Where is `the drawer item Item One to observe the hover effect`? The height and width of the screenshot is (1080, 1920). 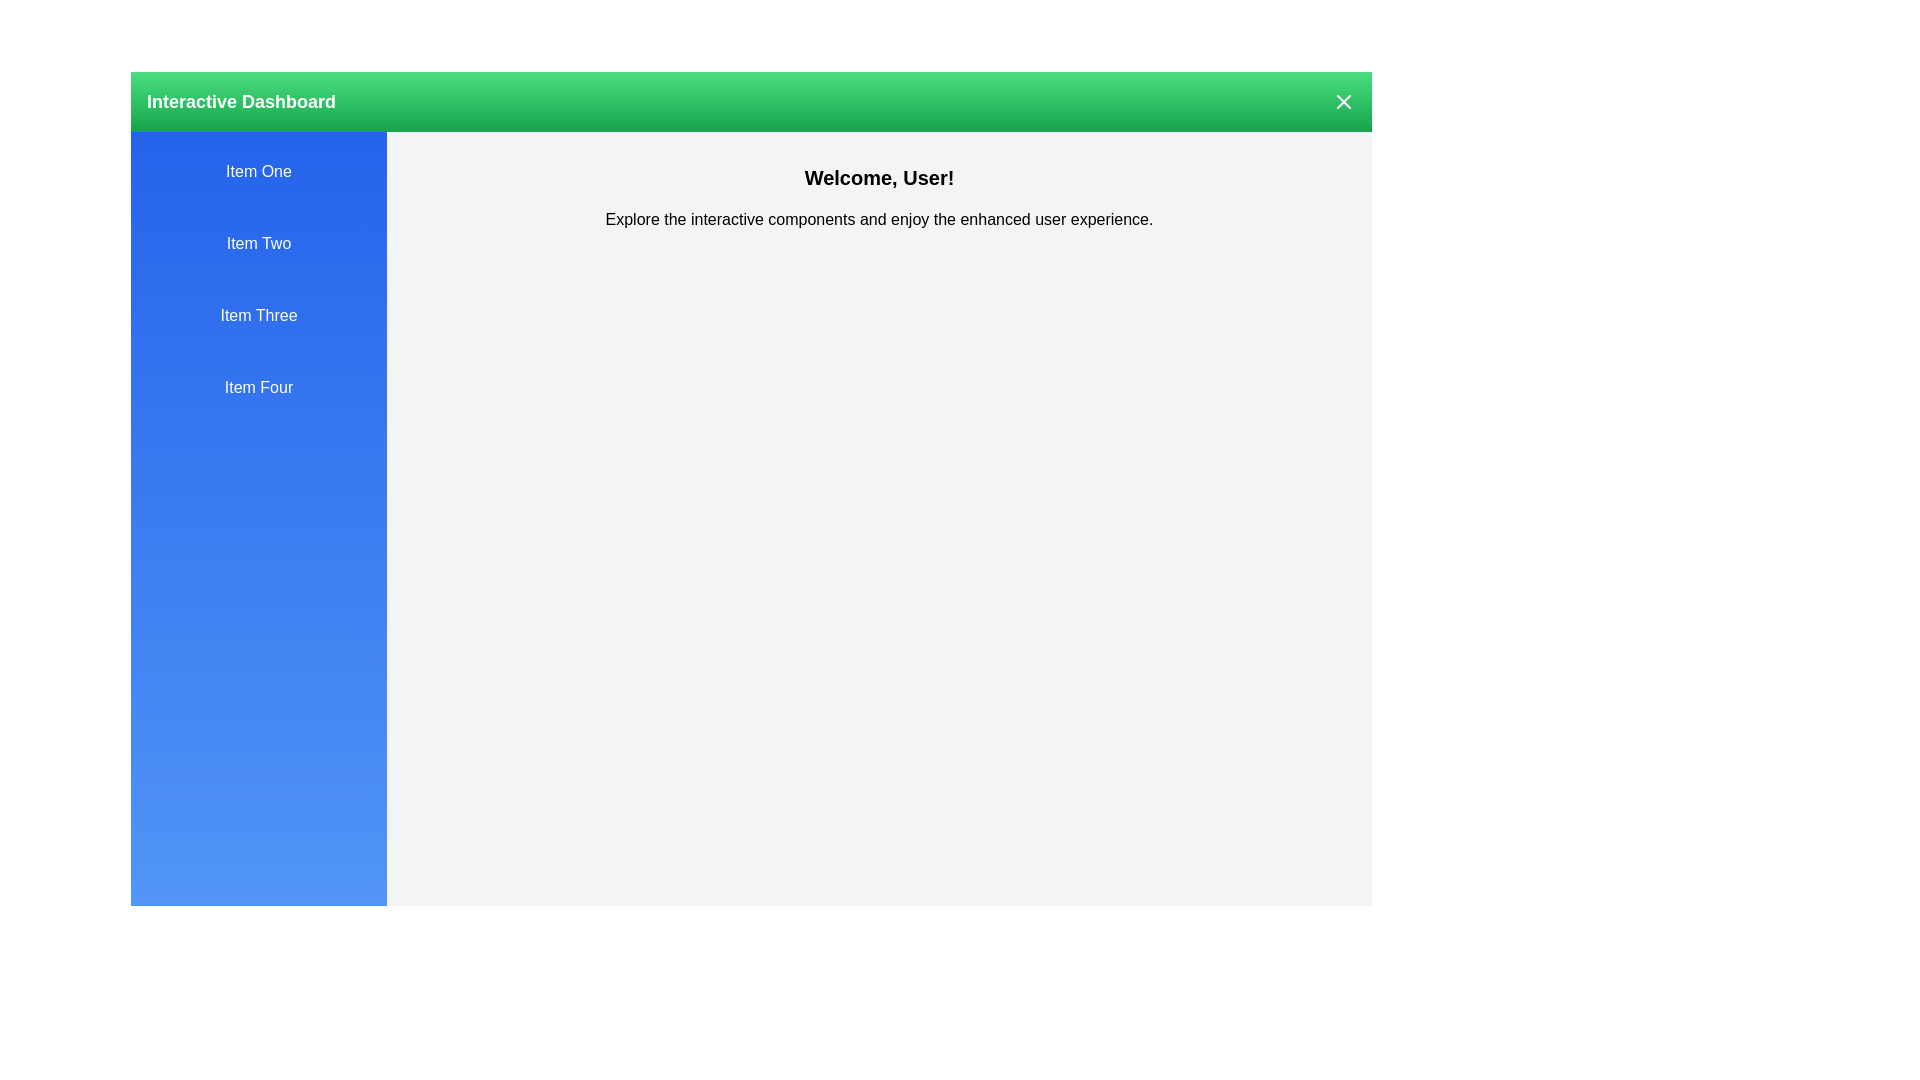 the drawer item Item One to observe the hover effect is located at coordinates (258, 171).